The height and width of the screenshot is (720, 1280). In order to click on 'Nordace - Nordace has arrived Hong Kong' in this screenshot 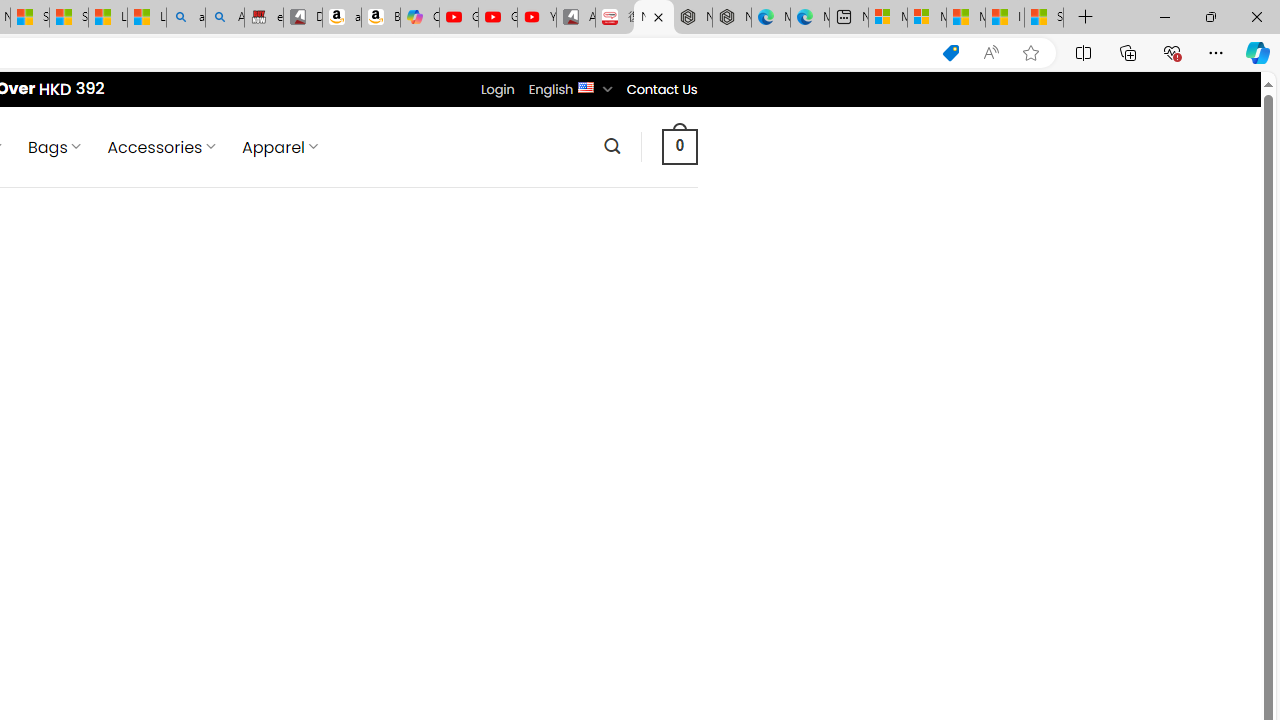, I will do `click(731, 17)`.